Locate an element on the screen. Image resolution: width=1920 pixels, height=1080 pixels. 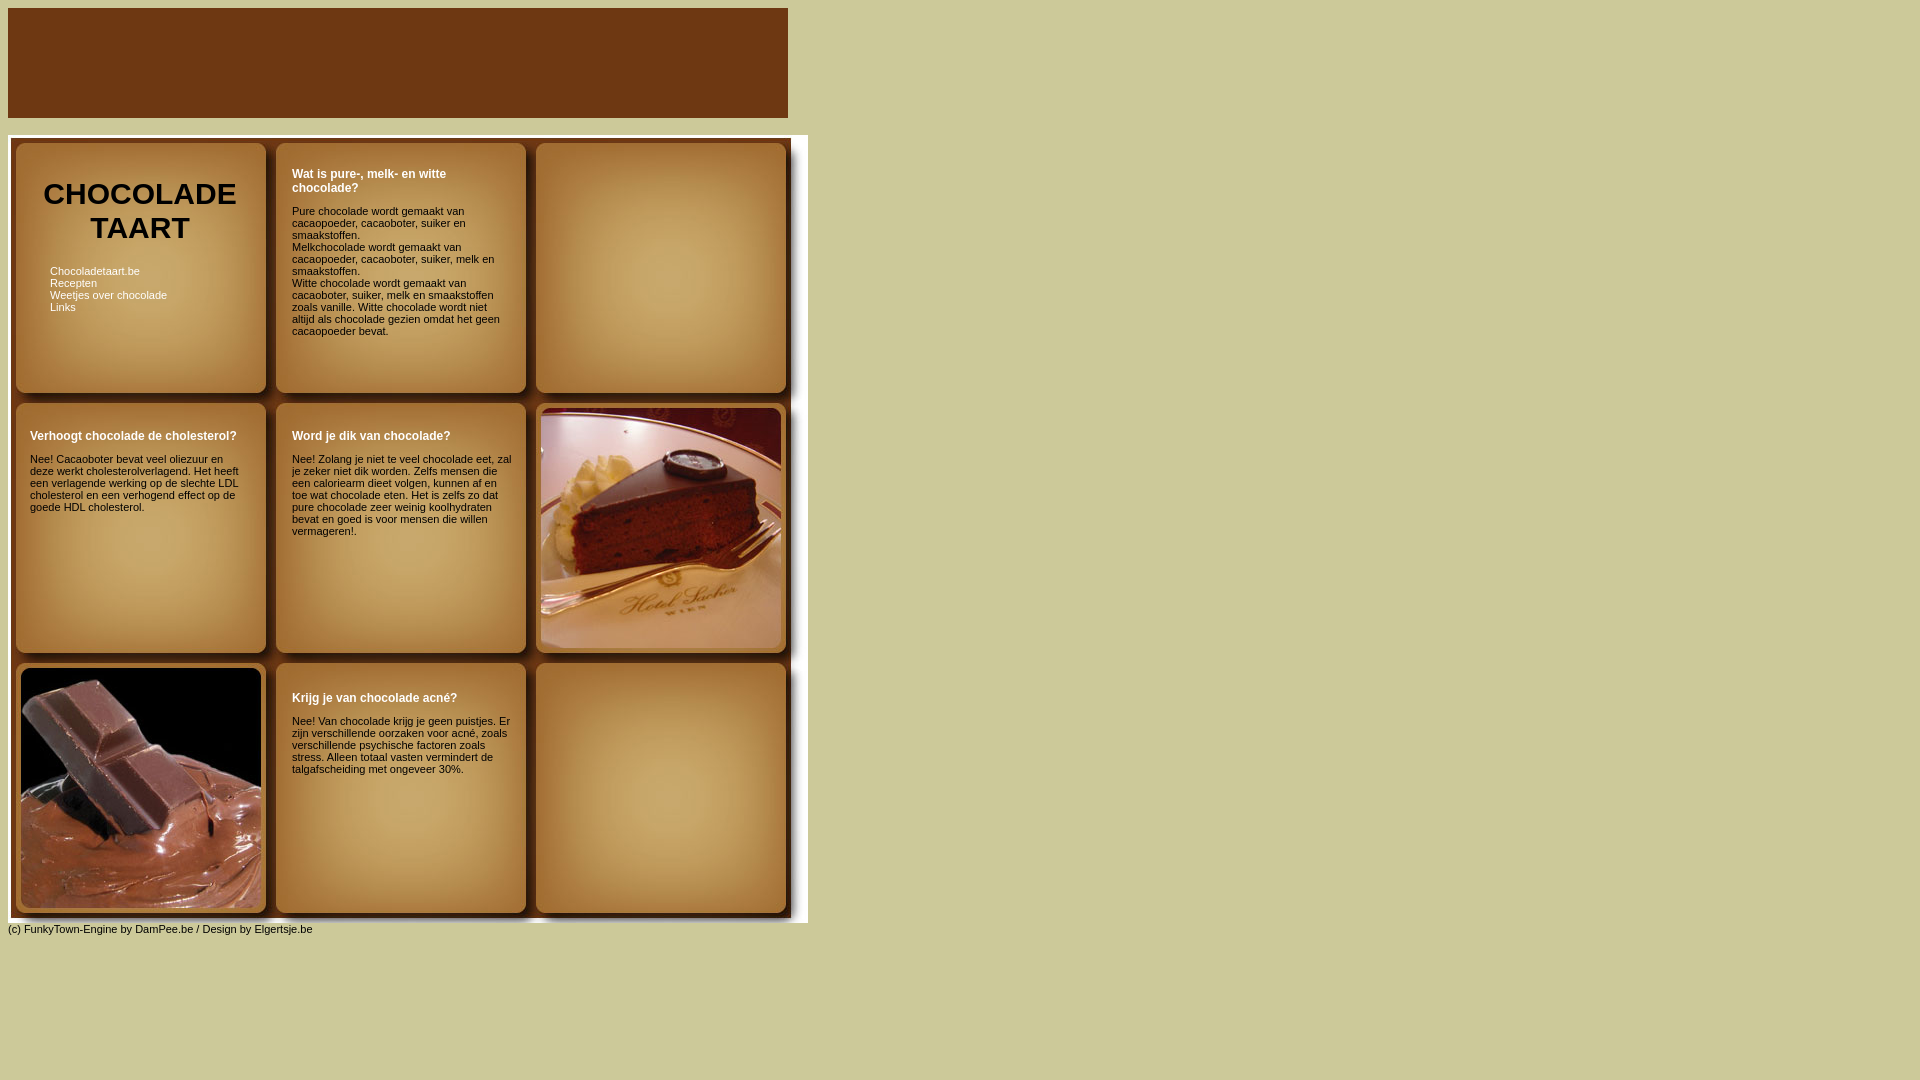
'DamPee.be' is located at coordinates (133, 929).